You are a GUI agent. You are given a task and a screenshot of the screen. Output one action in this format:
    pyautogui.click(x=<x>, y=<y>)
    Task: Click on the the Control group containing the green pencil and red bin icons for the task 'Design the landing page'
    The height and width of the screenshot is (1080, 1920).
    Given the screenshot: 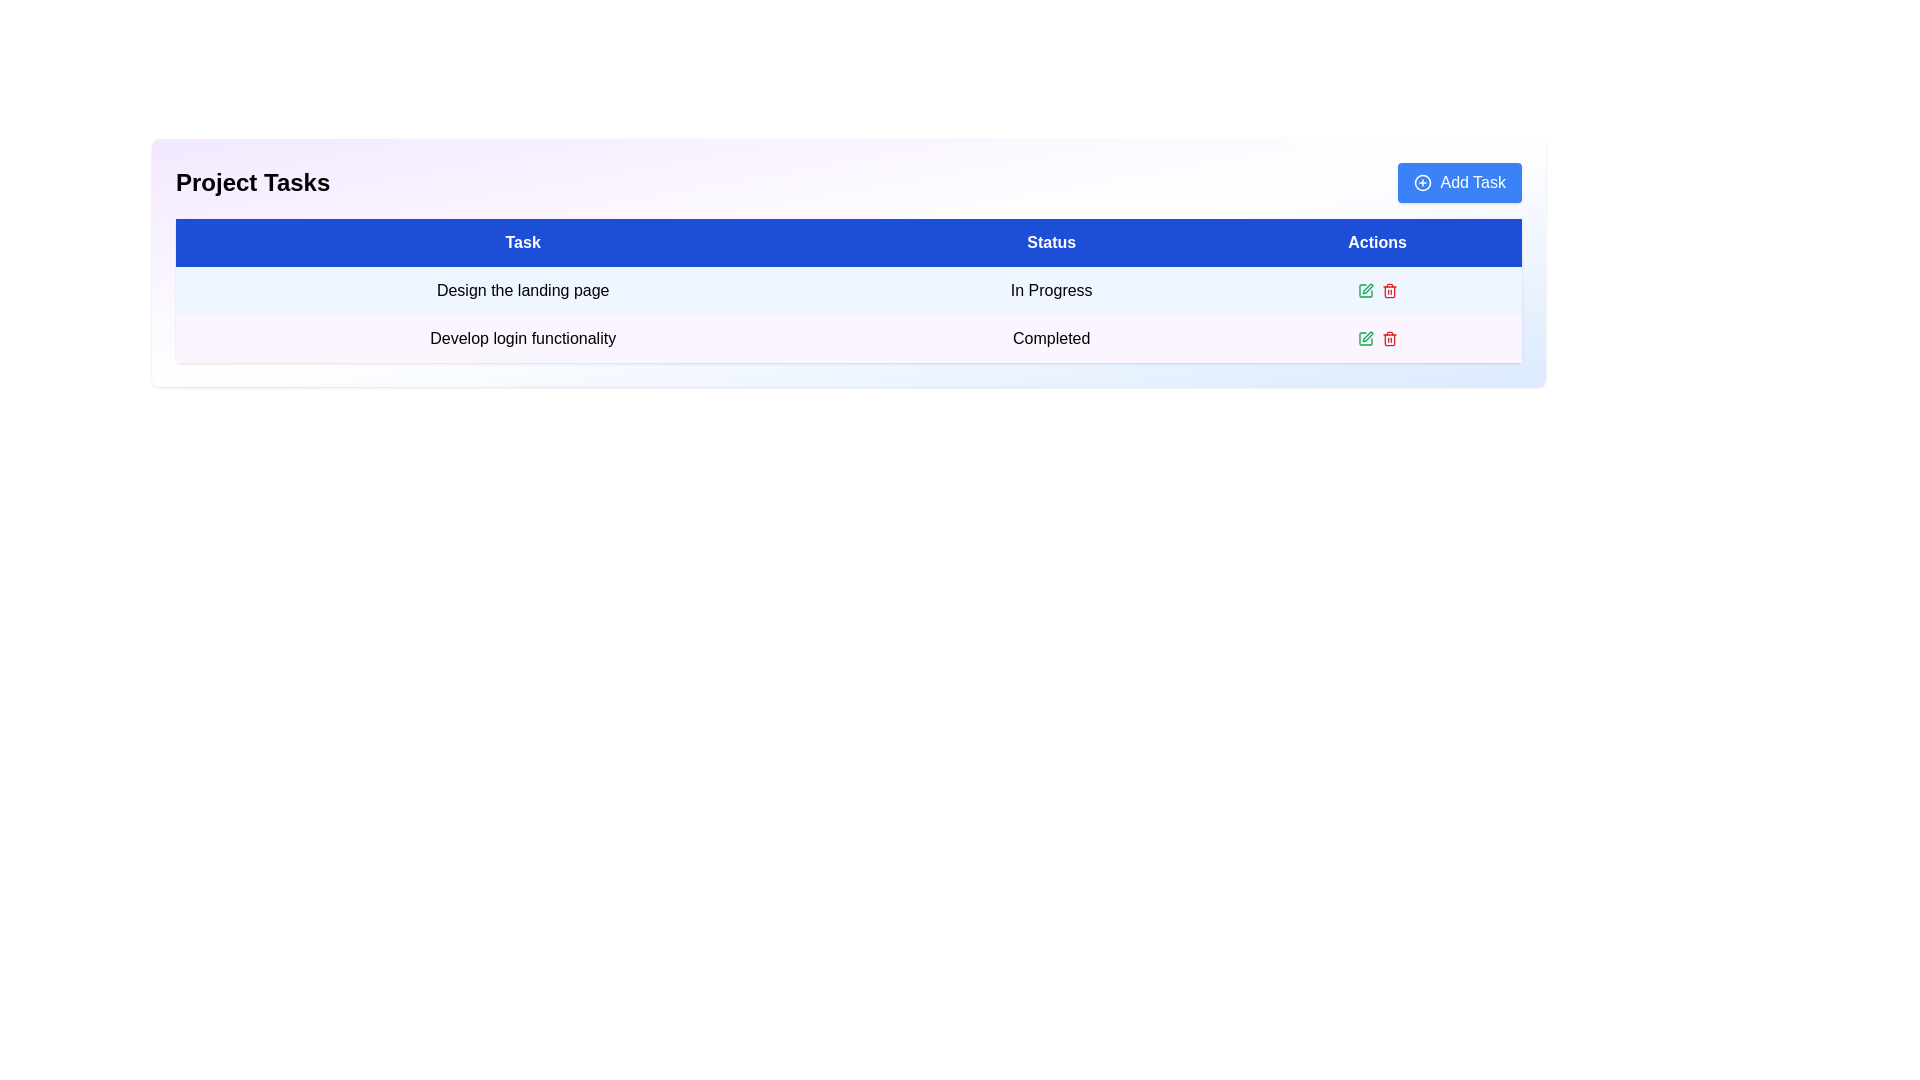 What is the action you would take?
    pyautogui.click(x=1376, y=290)
    